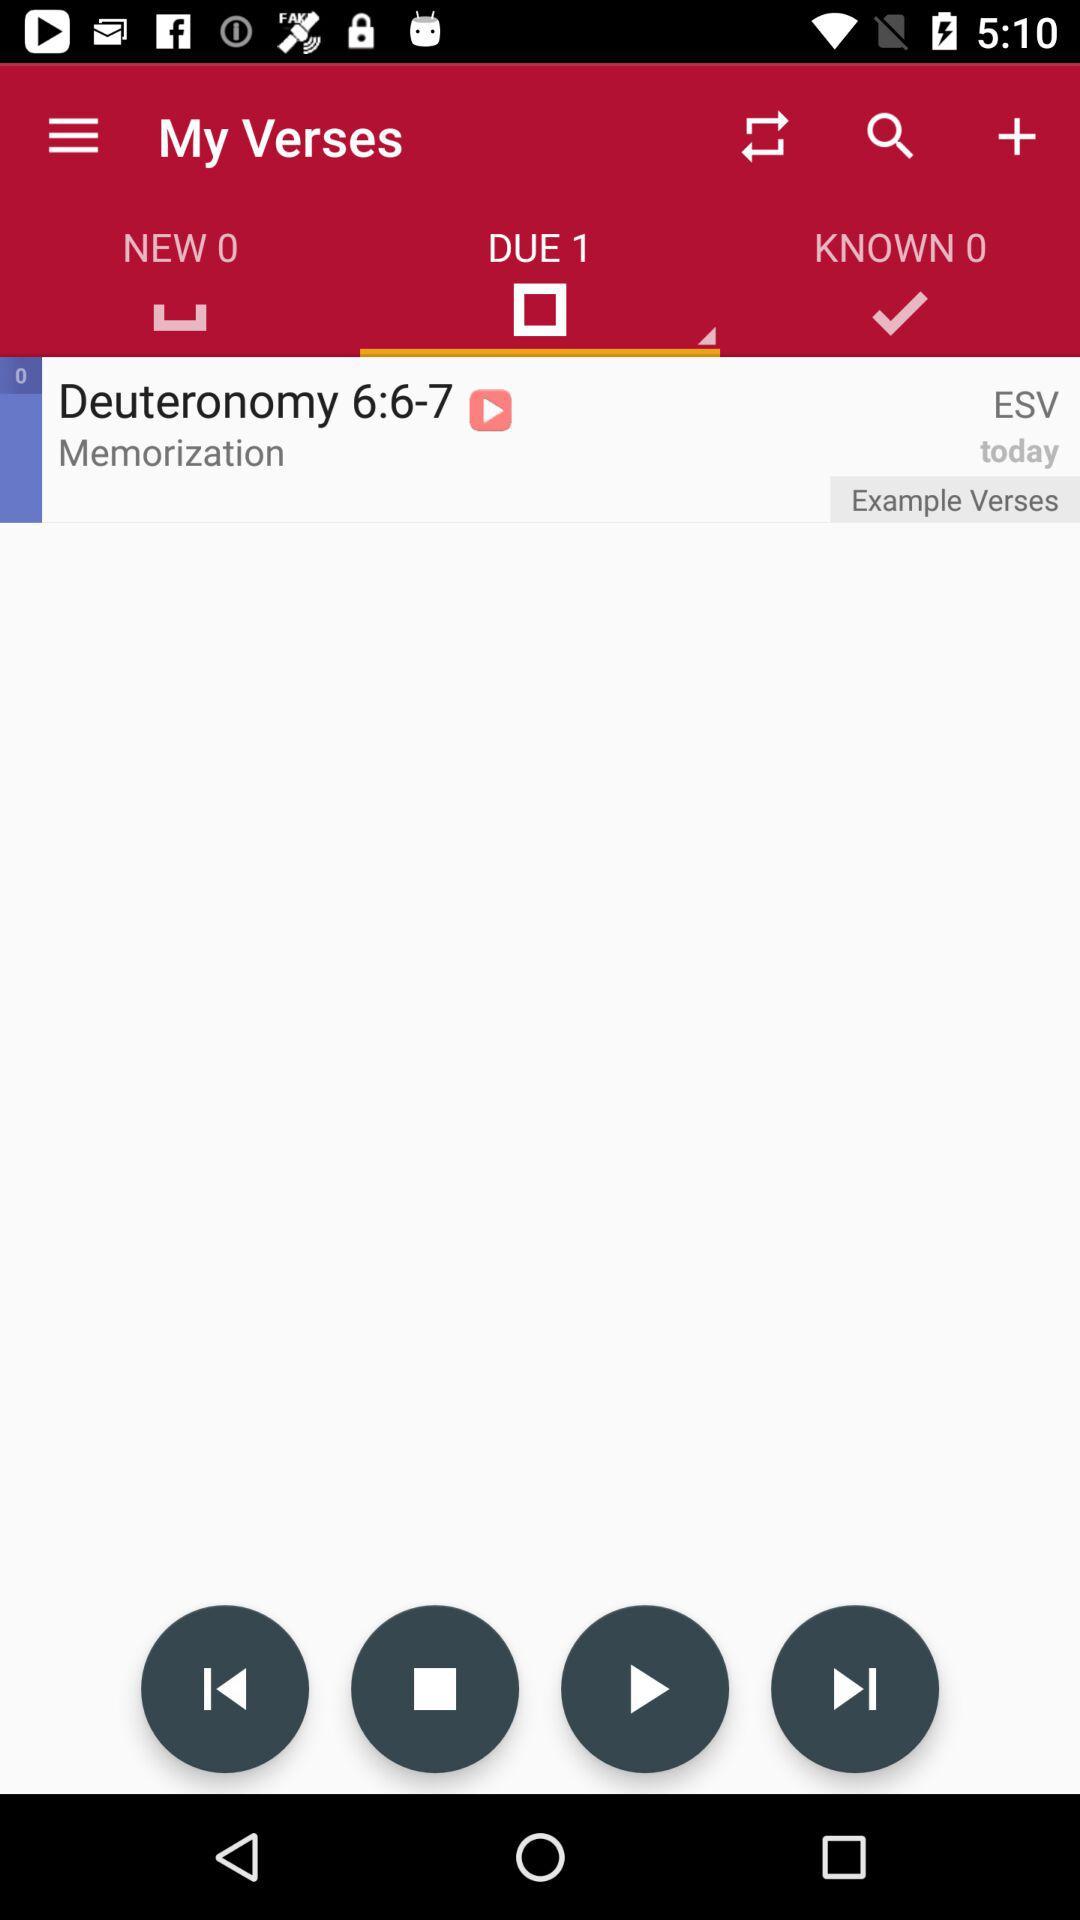 The width and height of the screenshot is (1080, 1920). What do you see at coordinates (644, 1688) in the screenshot?
I see `recording` at bounding box center [644, 1688].